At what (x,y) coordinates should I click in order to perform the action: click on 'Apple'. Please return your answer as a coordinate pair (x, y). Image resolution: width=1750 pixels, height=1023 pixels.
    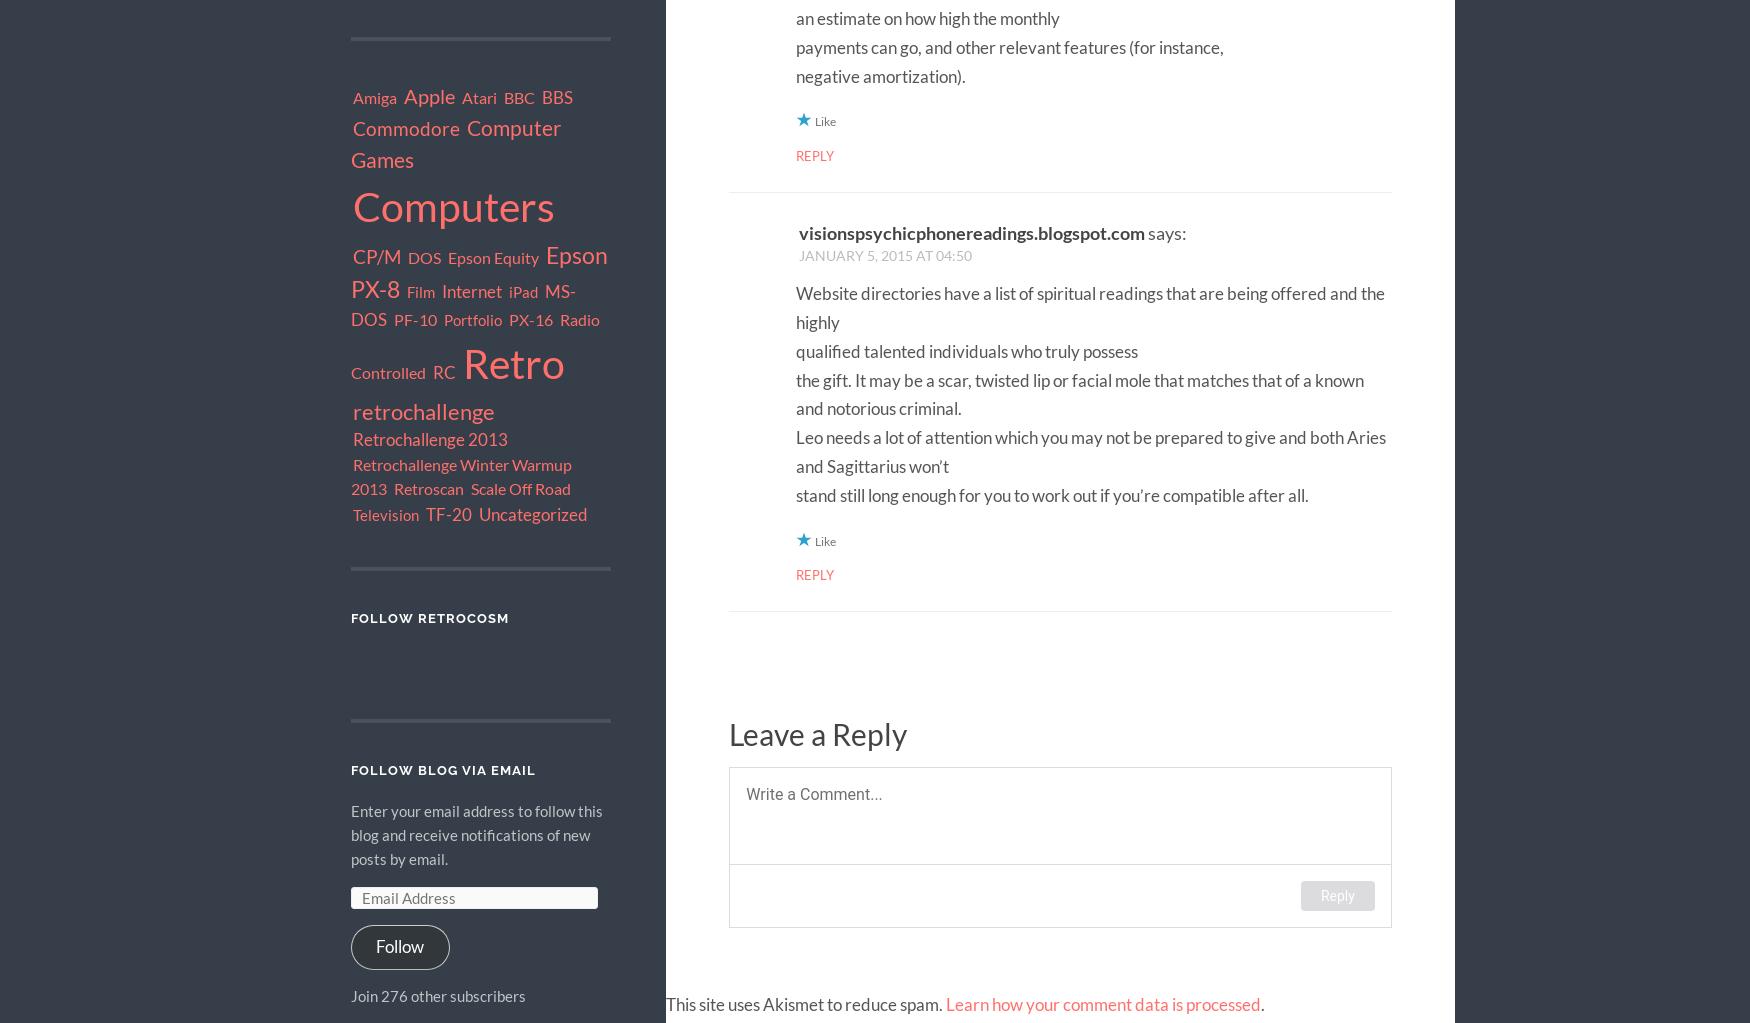
    Looking at the image, I should click on (427, 95).